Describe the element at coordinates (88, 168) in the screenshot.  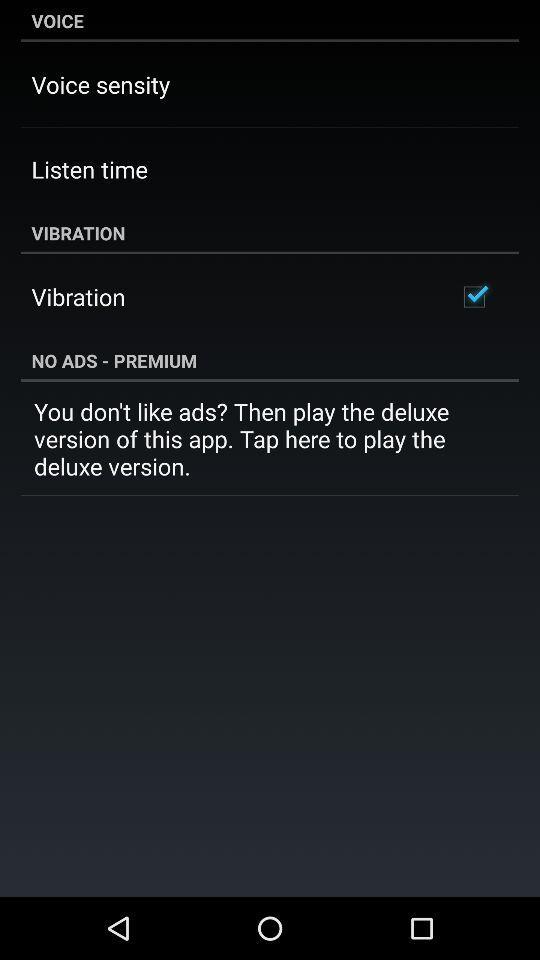
I see `icon below the voice sensity` at that location.